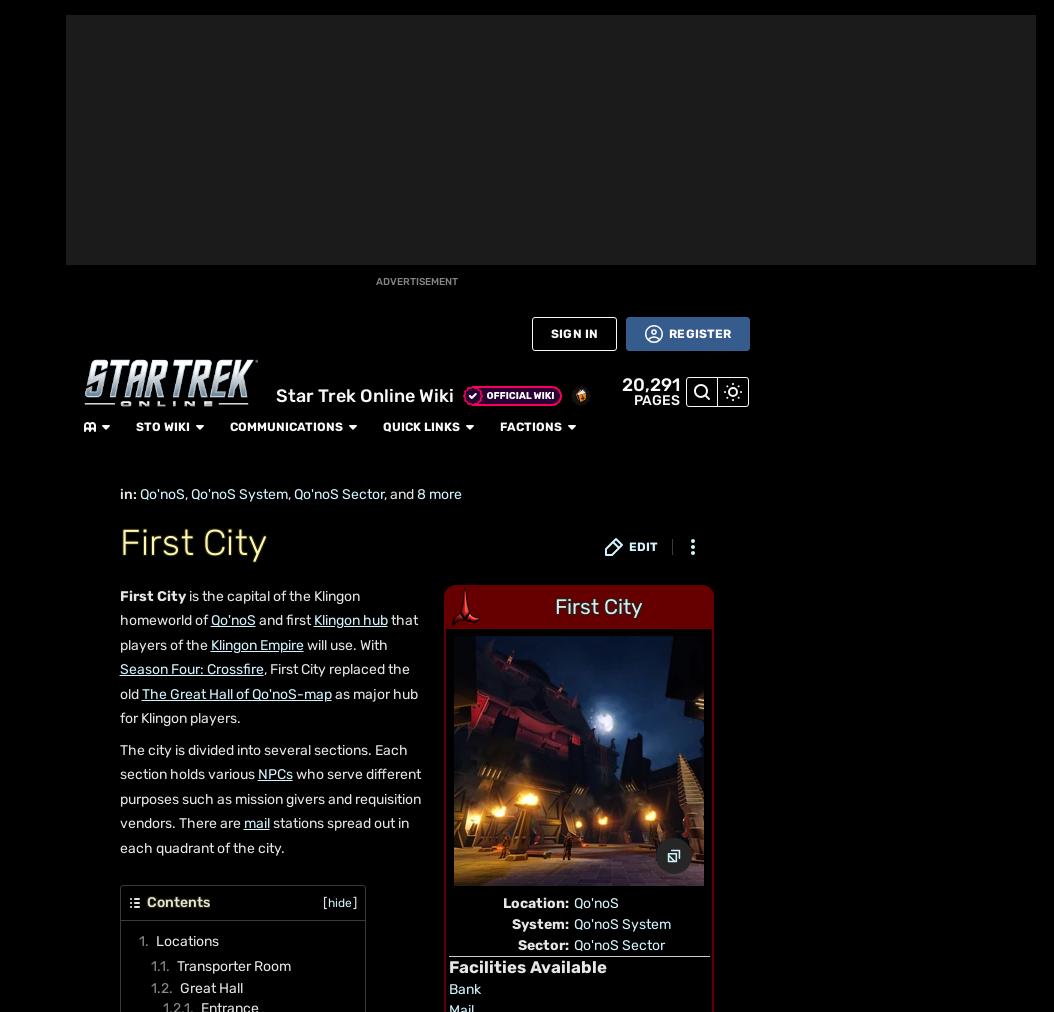 This screenshot has height=1012, width=1054. Describe the element at coordinates (262, 20) in the screenshot. I see `'Communications'` at that location.